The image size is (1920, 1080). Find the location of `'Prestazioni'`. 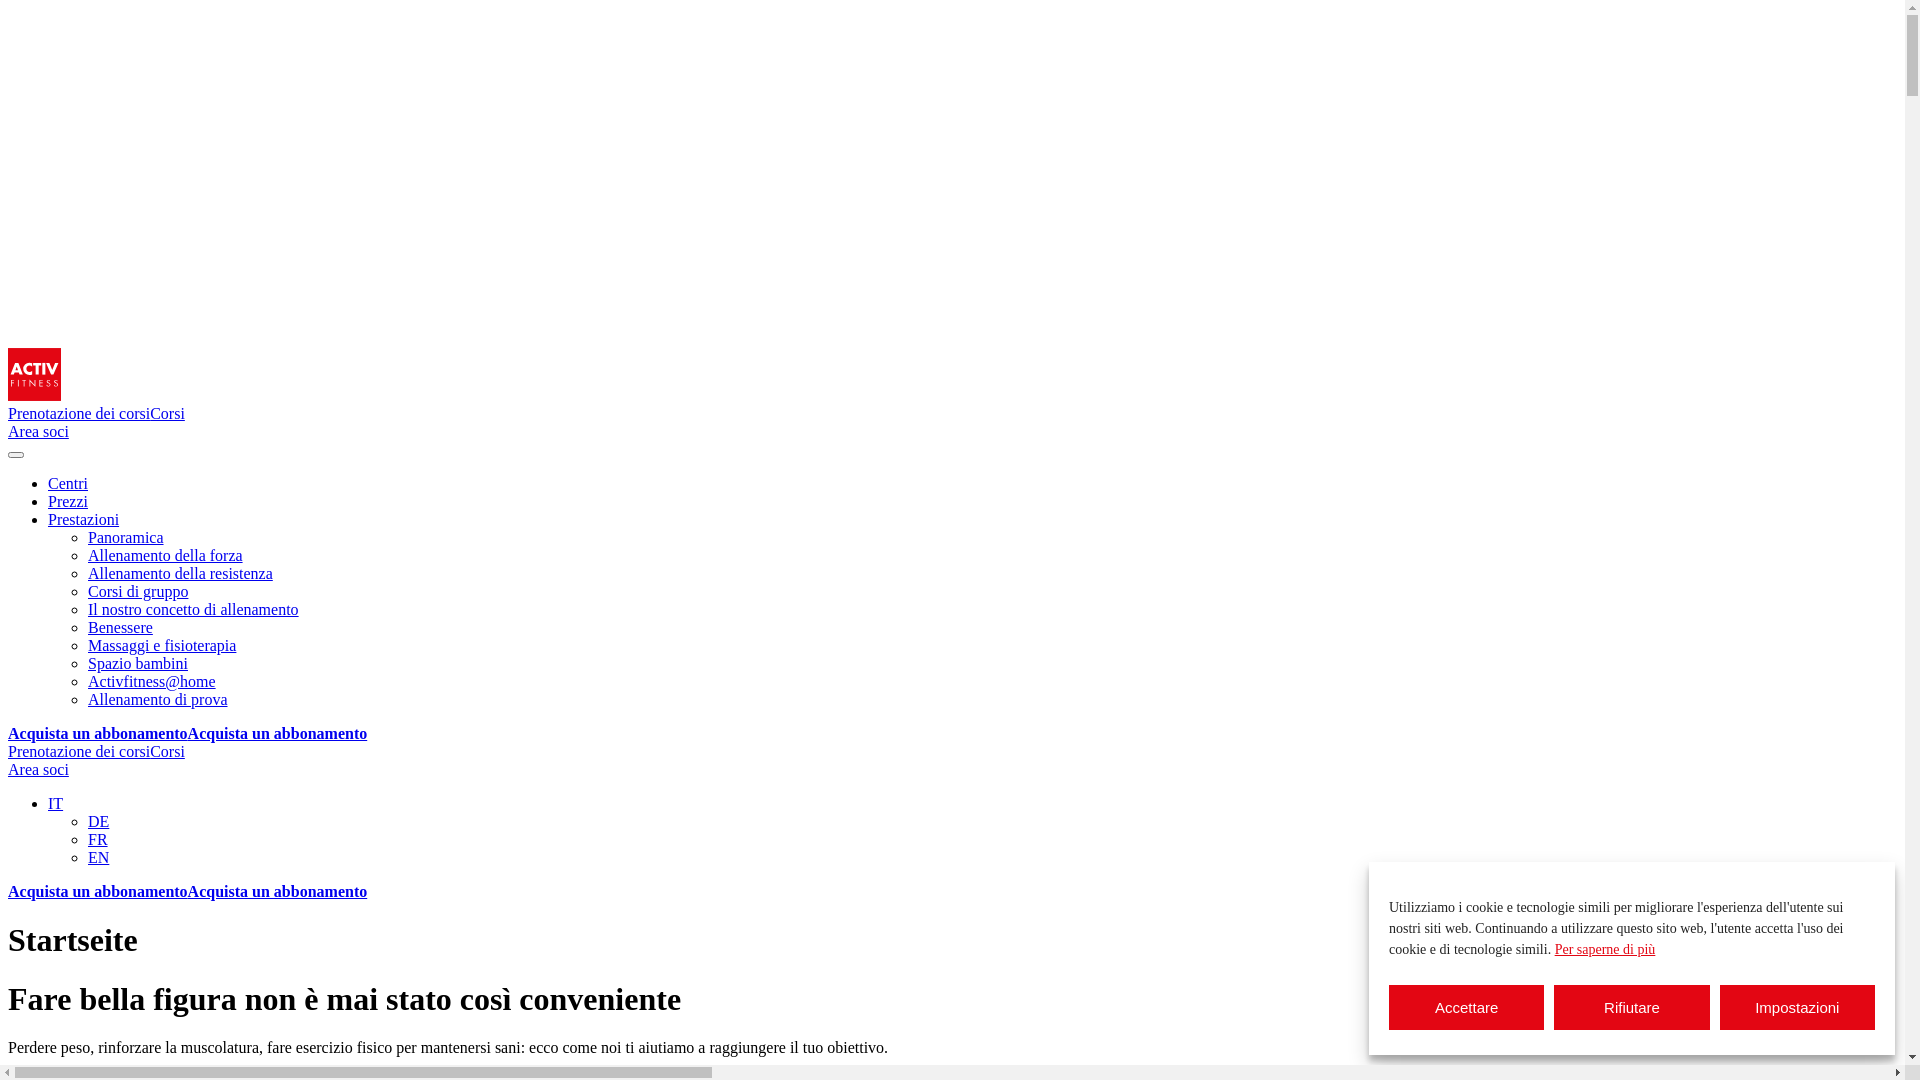

'Prestazioni' is located at coordinates (82, 518).